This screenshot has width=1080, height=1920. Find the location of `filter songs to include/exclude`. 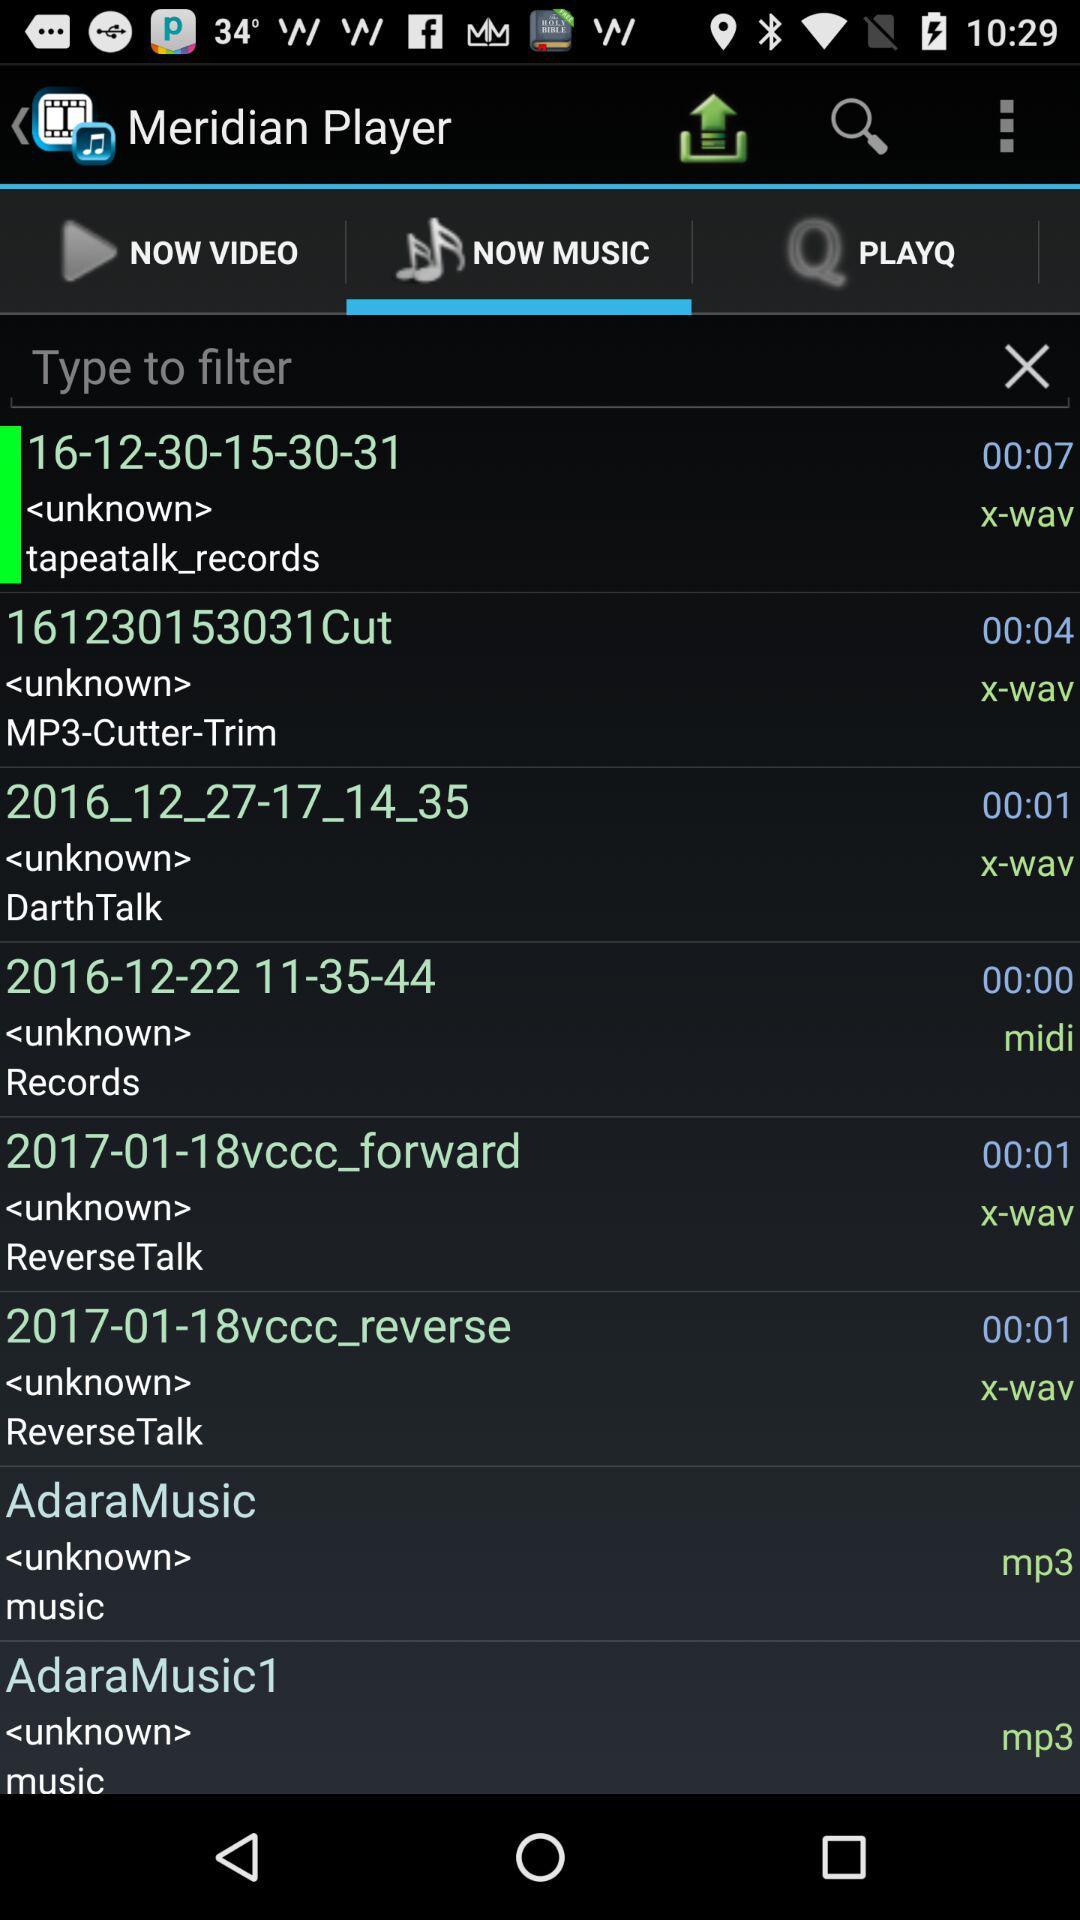

filter songs to include/exclude is located at coordinates (540, 366).